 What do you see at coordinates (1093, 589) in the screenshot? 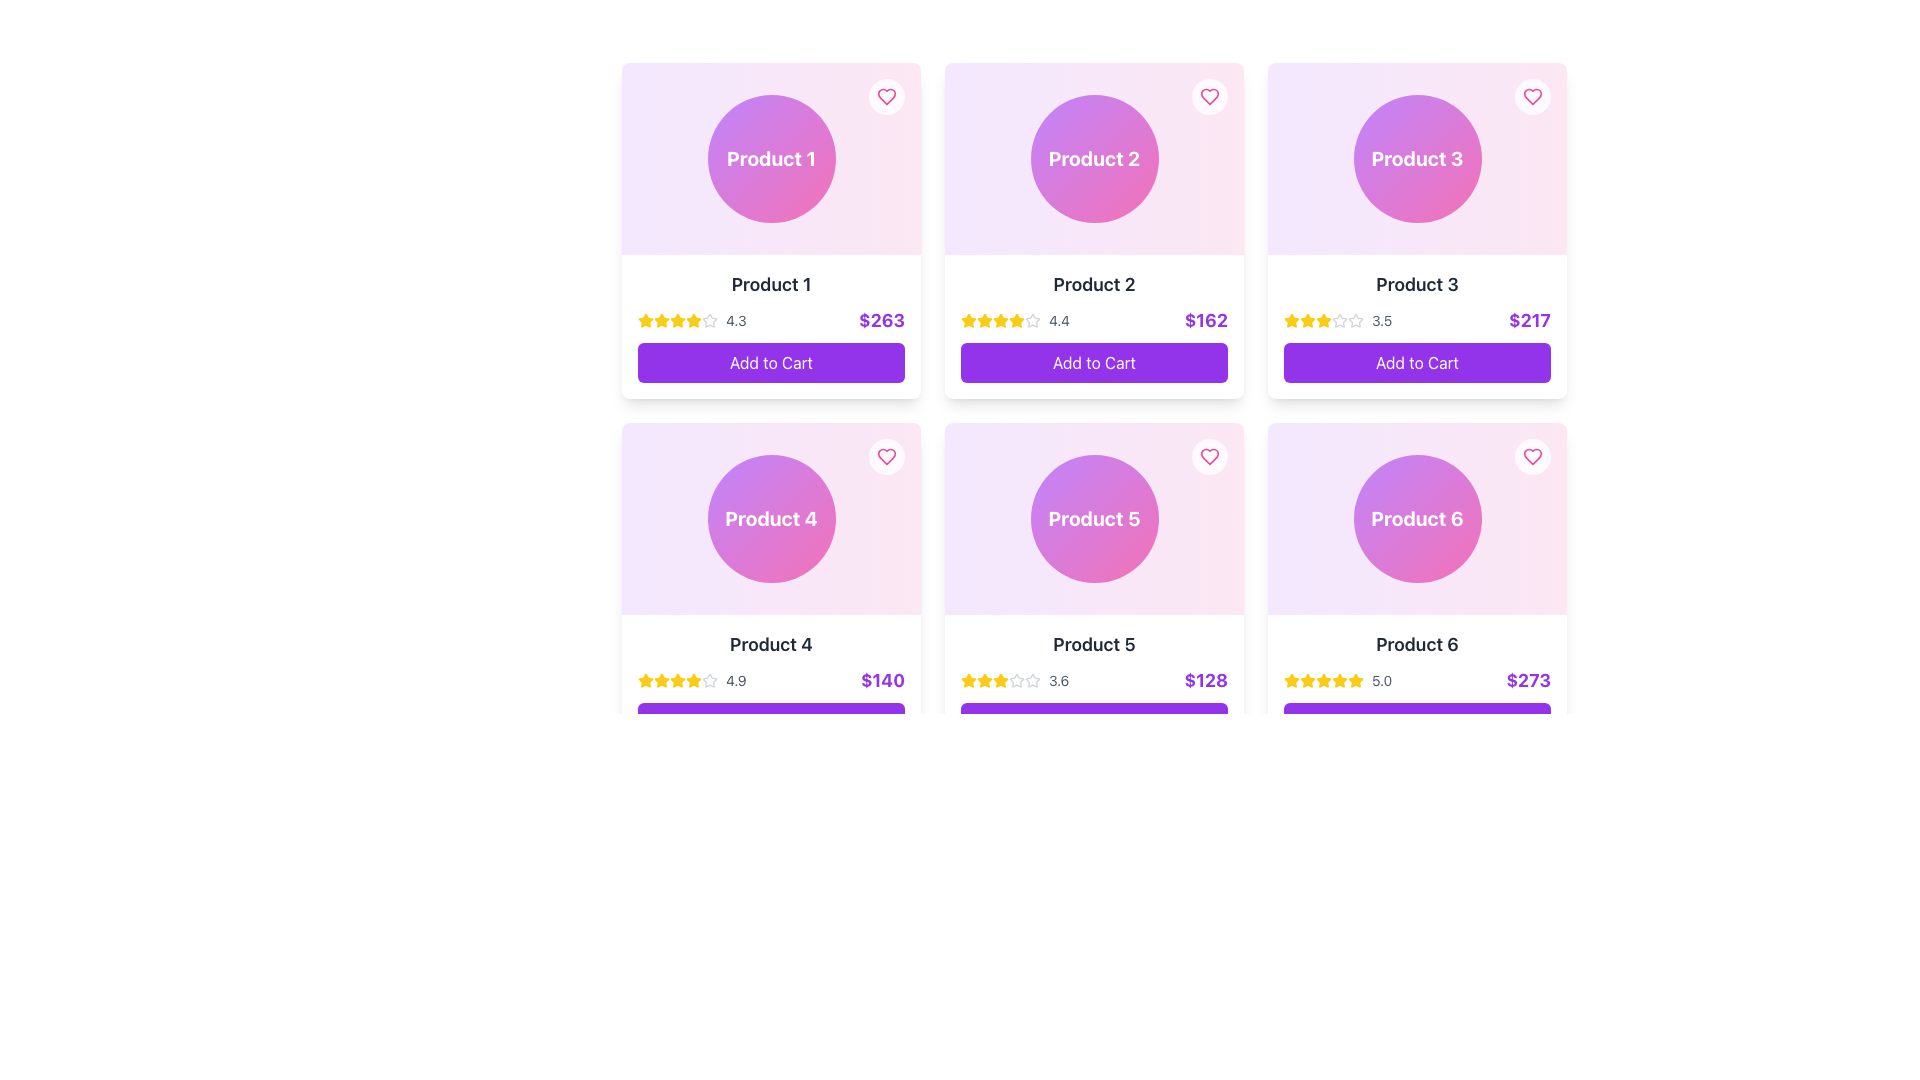
I see `the Product card component located in the second row, second column of the grid layout` at bounding box center [1093, 589].